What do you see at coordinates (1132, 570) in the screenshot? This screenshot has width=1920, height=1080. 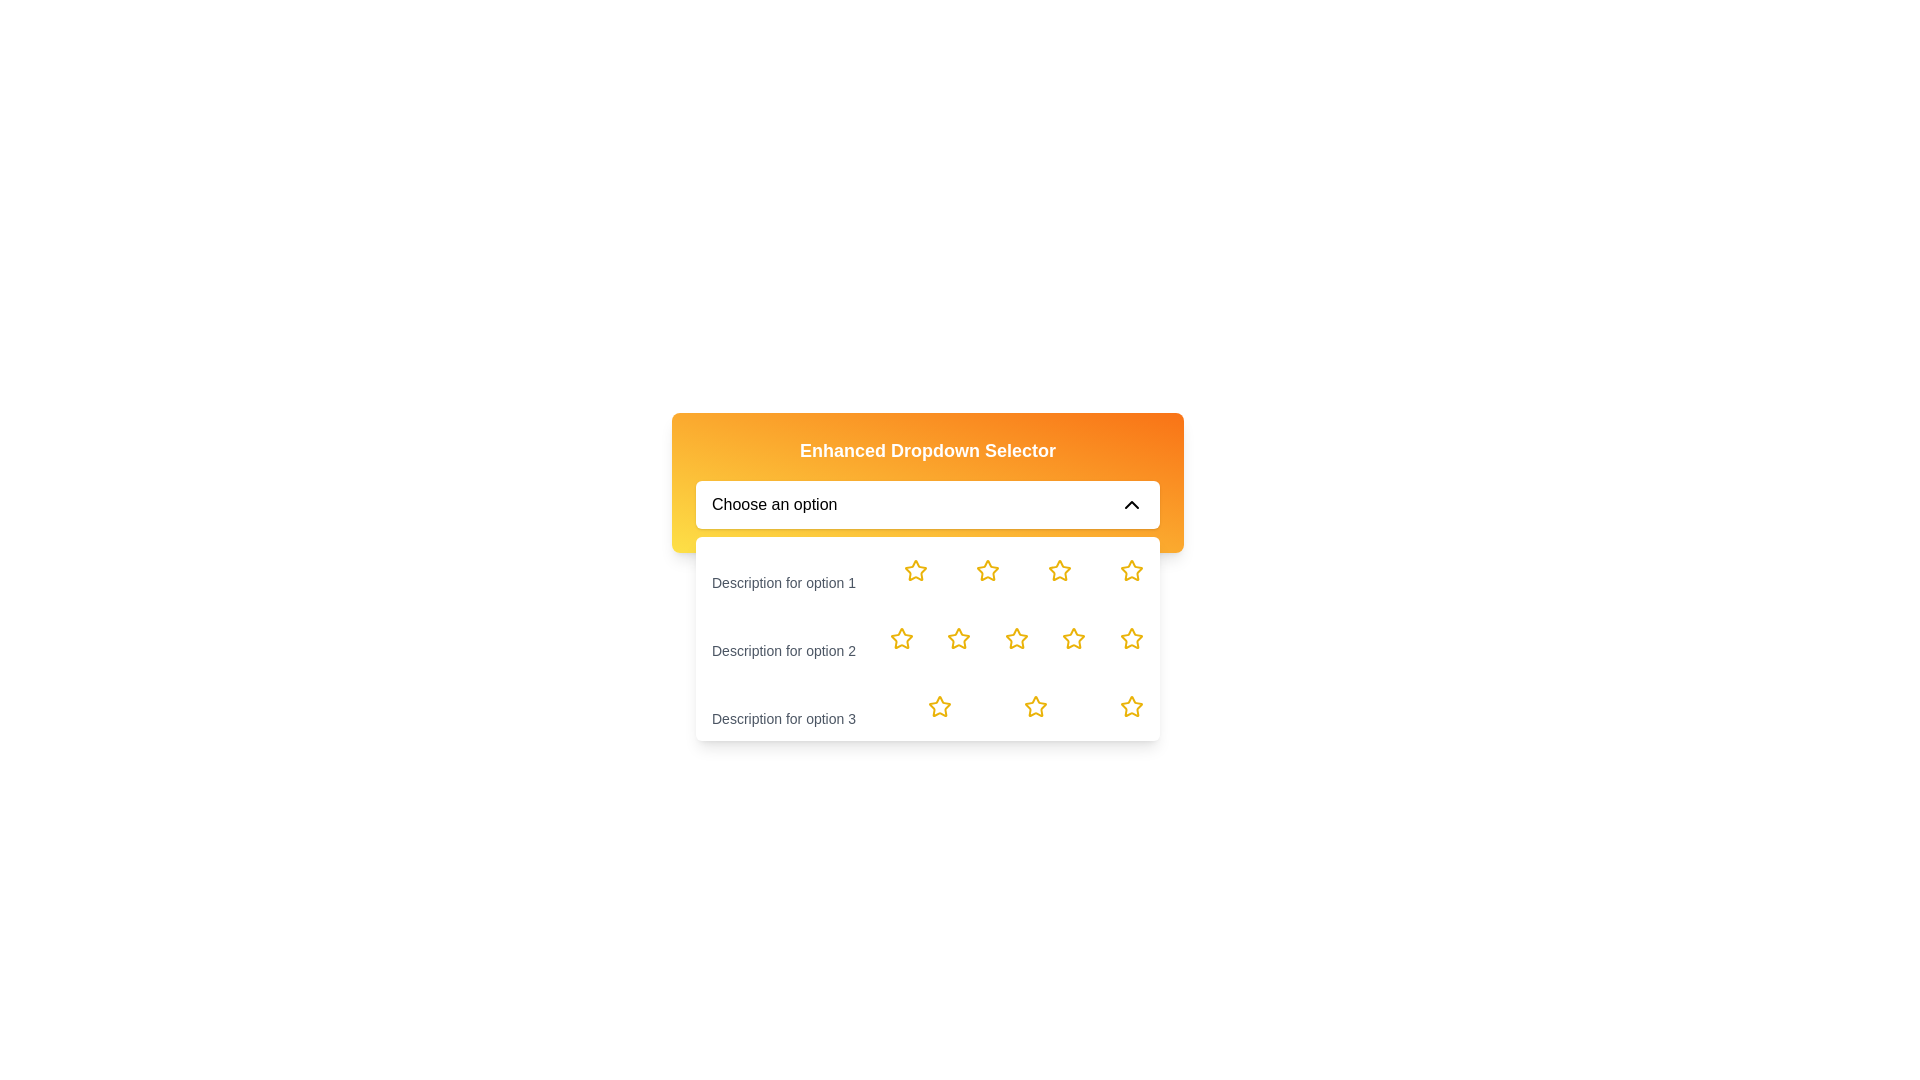 I see `the yellow star icon, which is the fifth star in the row associated with 'Option 1'` at bounding box center [1132, 570].